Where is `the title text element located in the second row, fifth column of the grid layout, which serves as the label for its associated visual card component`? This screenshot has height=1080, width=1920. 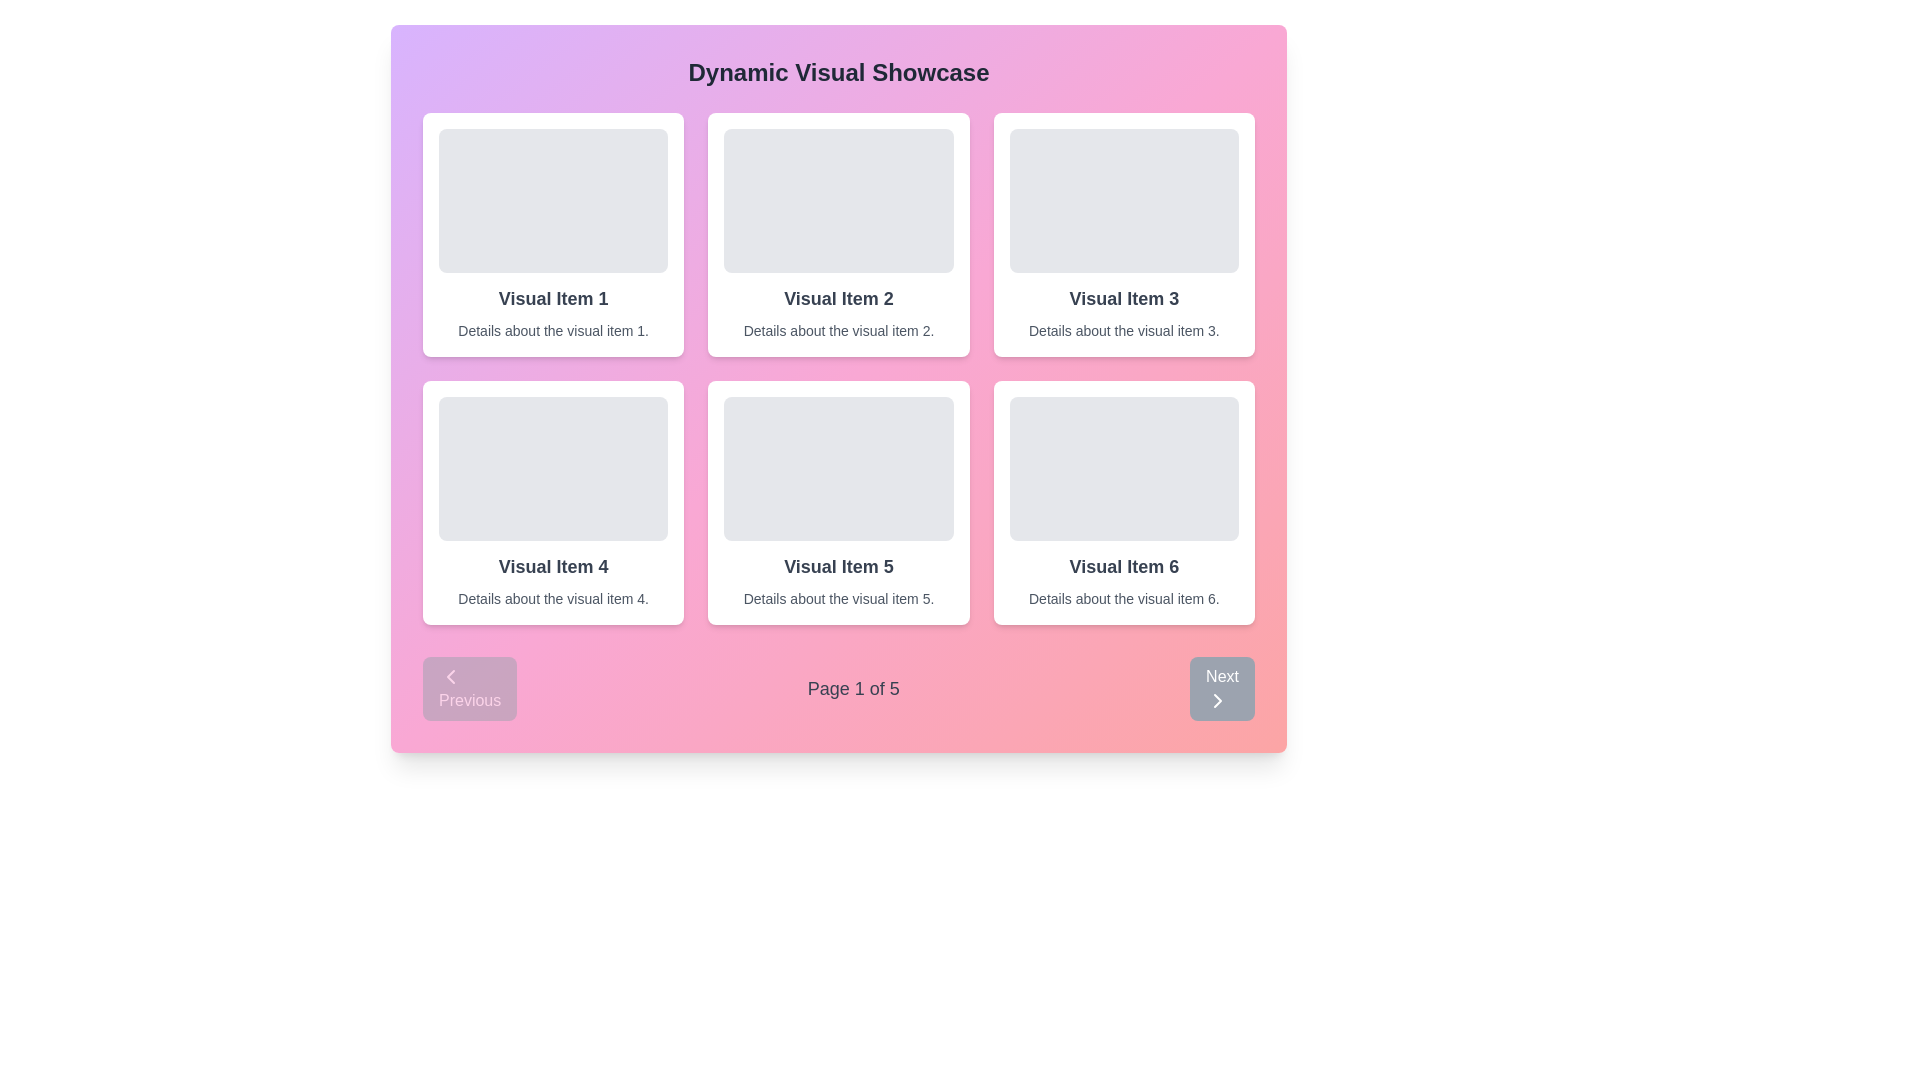 the title text element located in the second row, fifth column of the grid layout, which serves as the label for its associated visual card component is located at coordinates (839, 567).